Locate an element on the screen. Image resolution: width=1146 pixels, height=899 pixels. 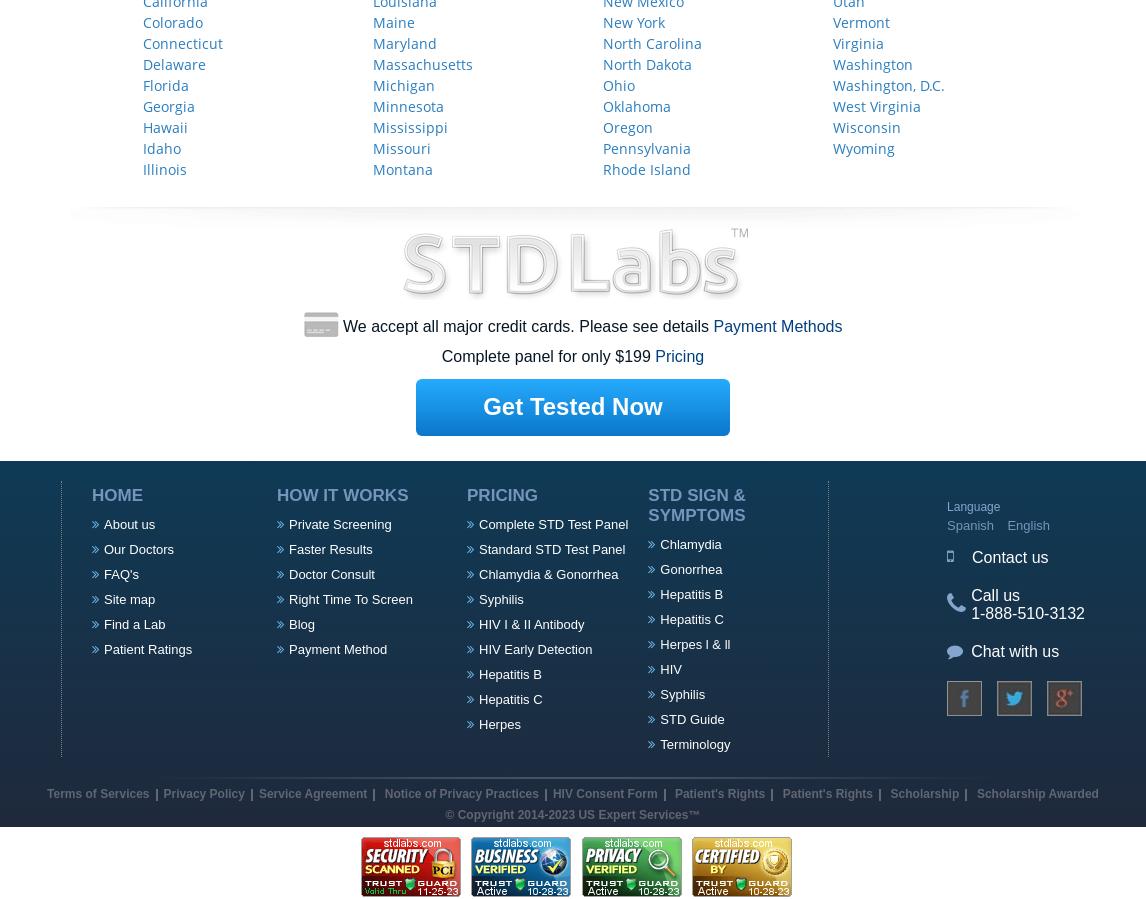
'Wisconsin' is located at coordinates (865, 125).